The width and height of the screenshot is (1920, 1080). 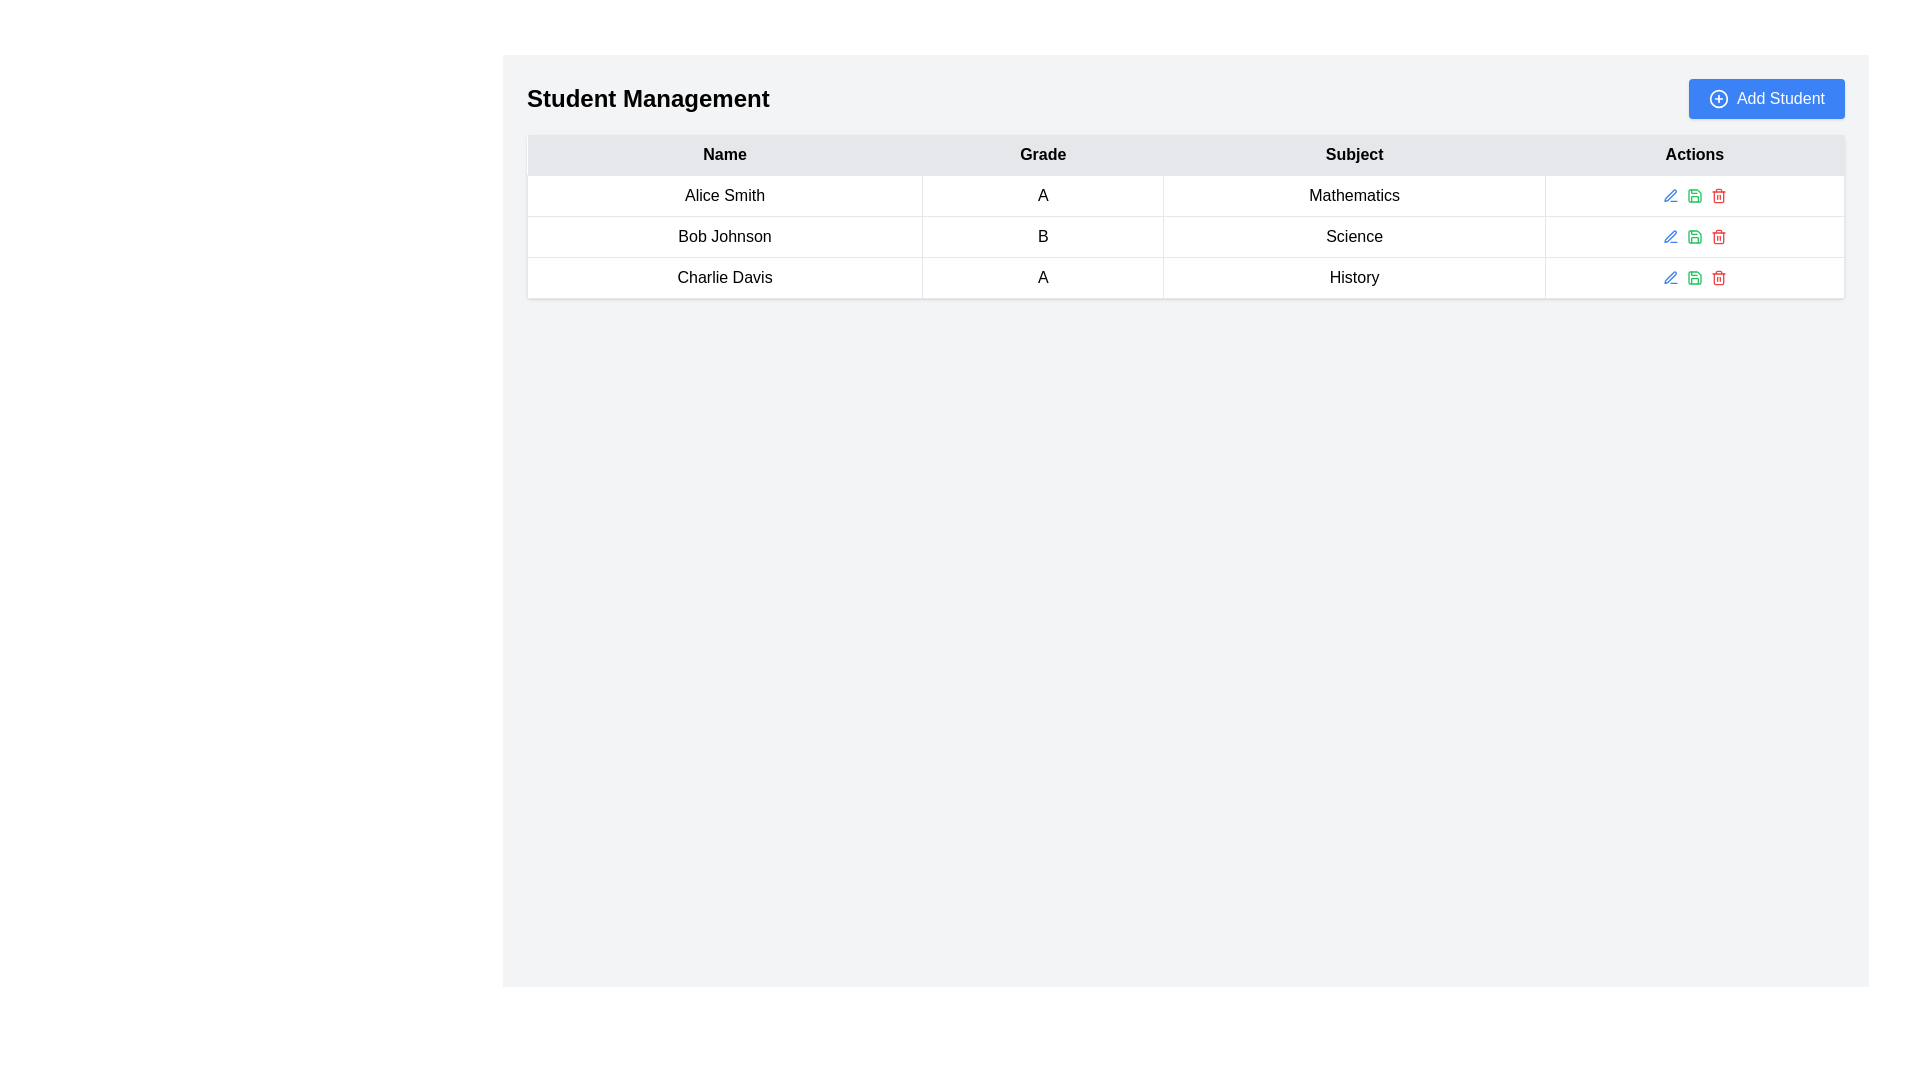 What do you see at coordinates (1717, 277) in the screenshot?
I see `the red trash icon button in the 'Actions' column for 'Charlie Davis' and 'History'` at bounding box center [1717, 277].